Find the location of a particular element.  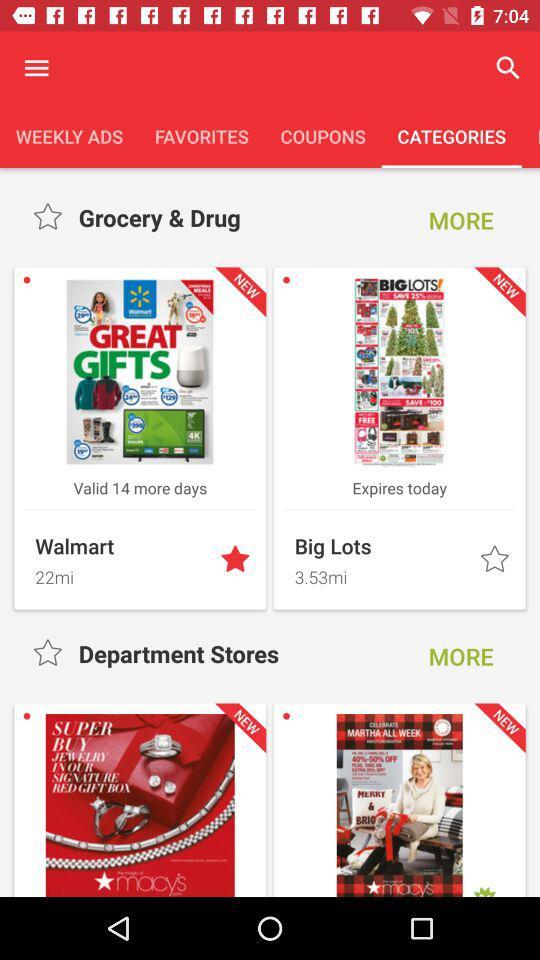

to favorites is located at coordinates (495, 560).